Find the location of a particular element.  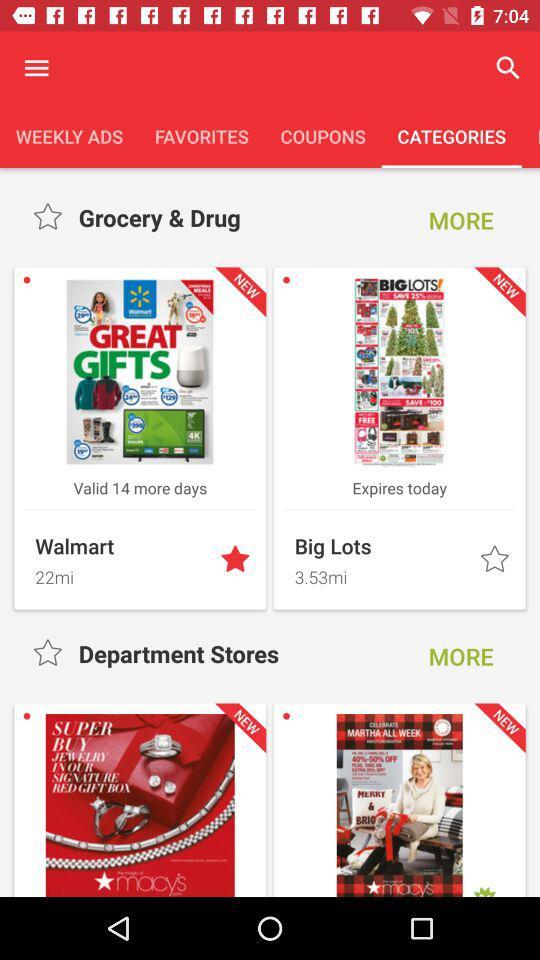

to favorites is located at coordinates (495, 560).